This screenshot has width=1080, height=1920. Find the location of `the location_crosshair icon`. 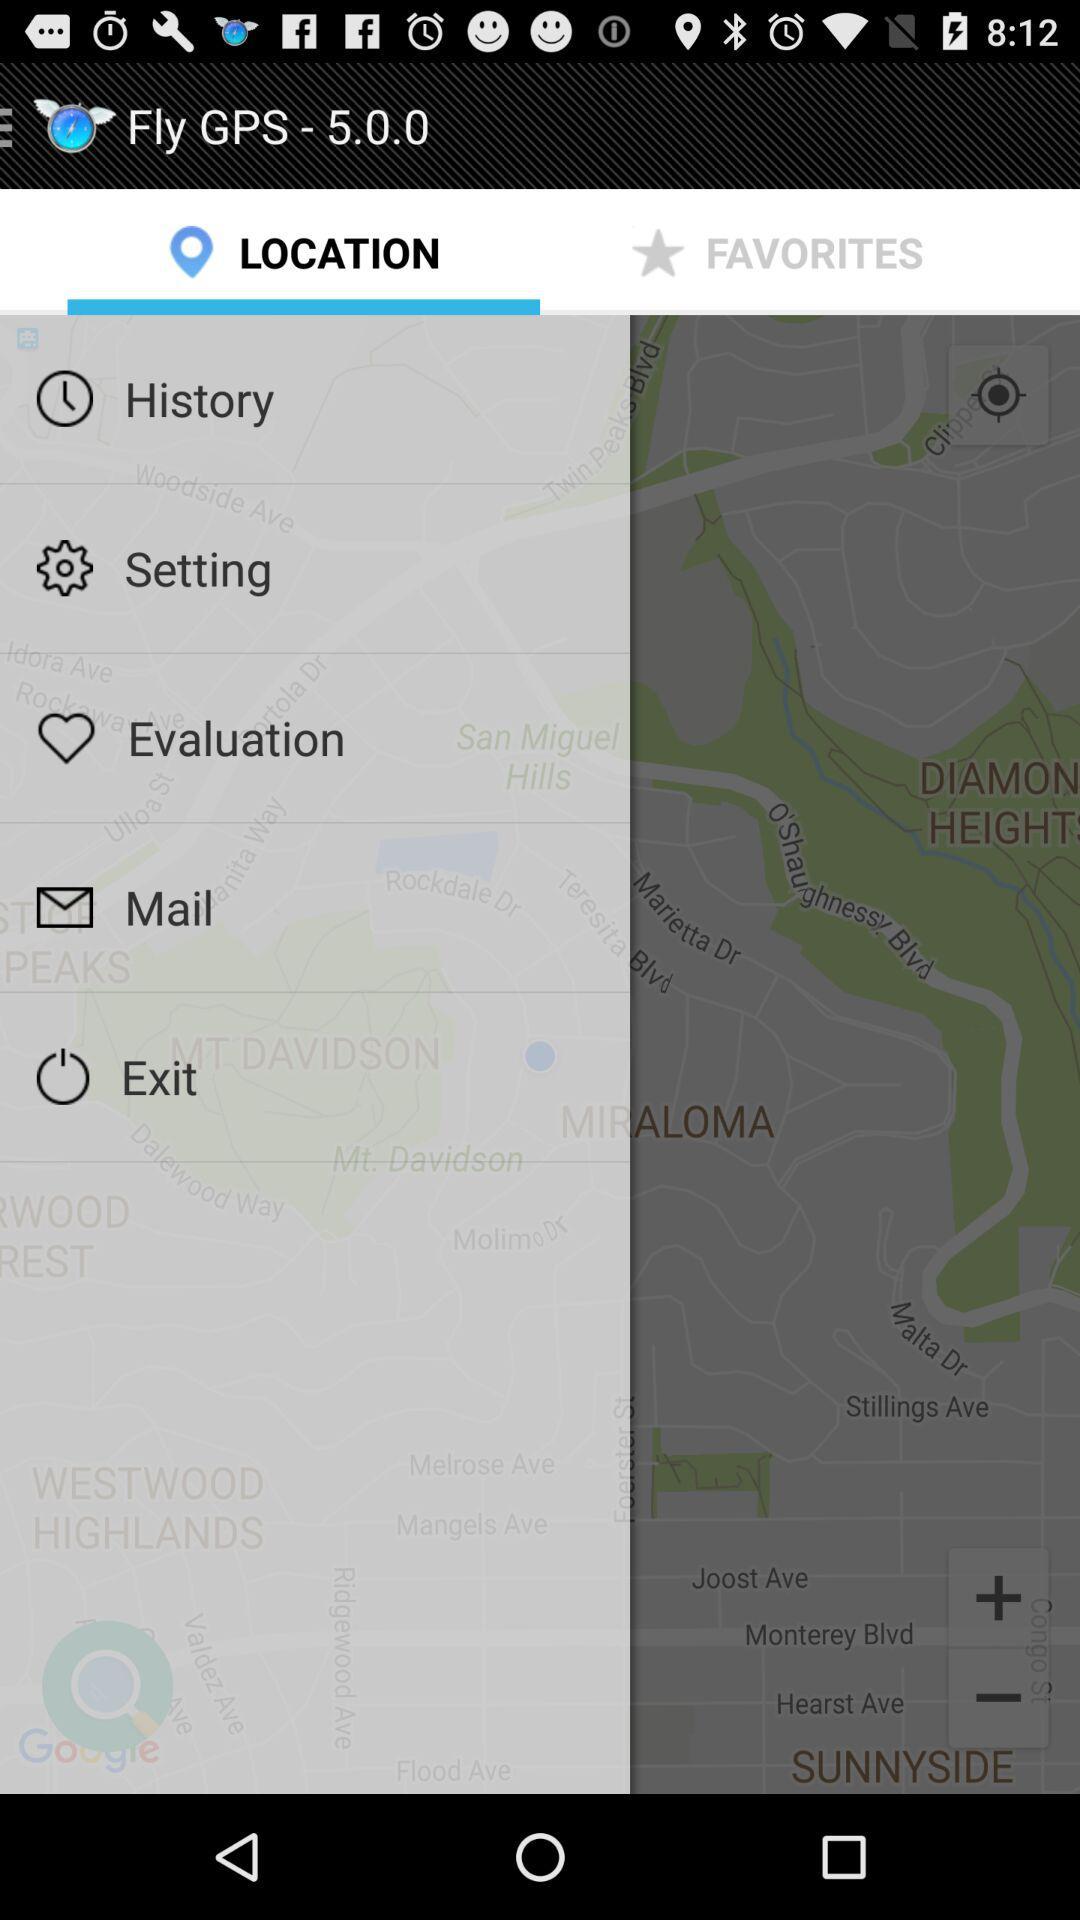

the location_crosshair icon is located at coordinates (998, 423).